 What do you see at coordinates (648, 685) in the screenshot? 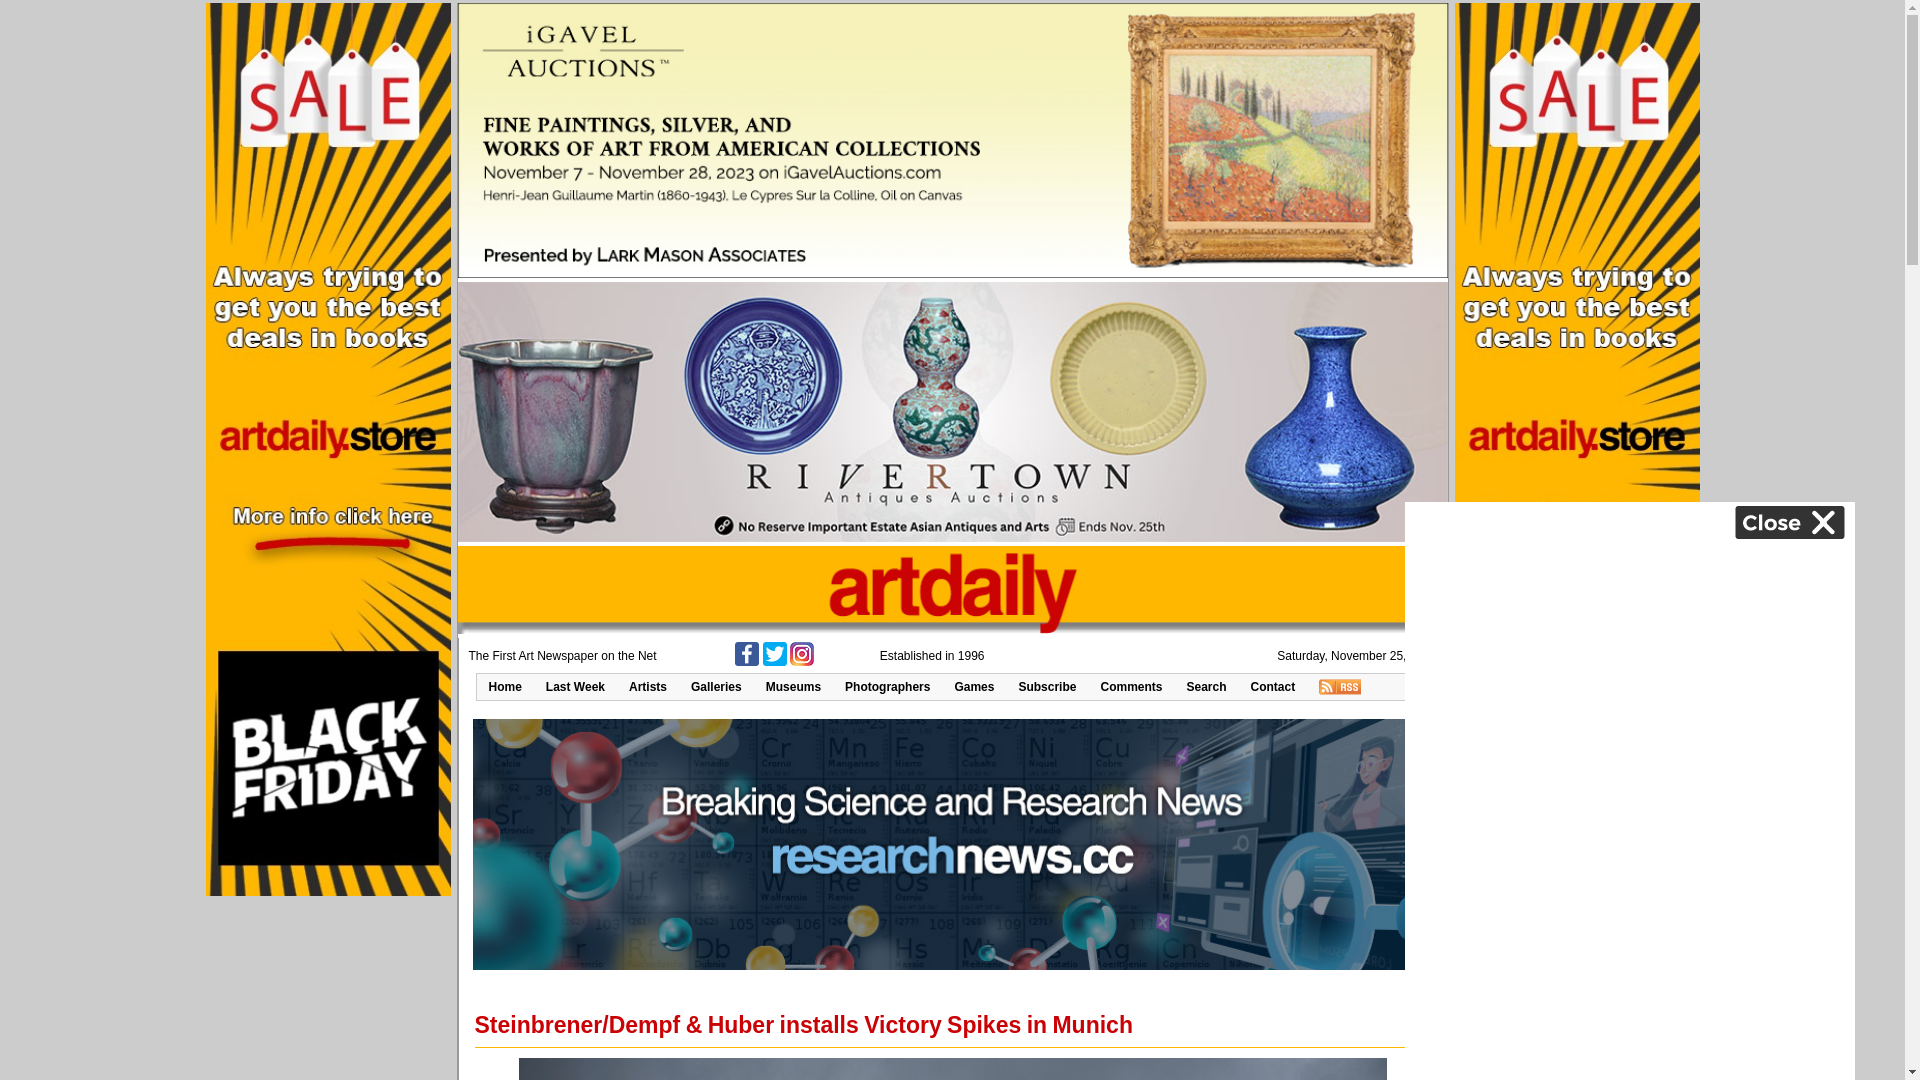
I see `'Artists'` at bounding box center [648, 685].